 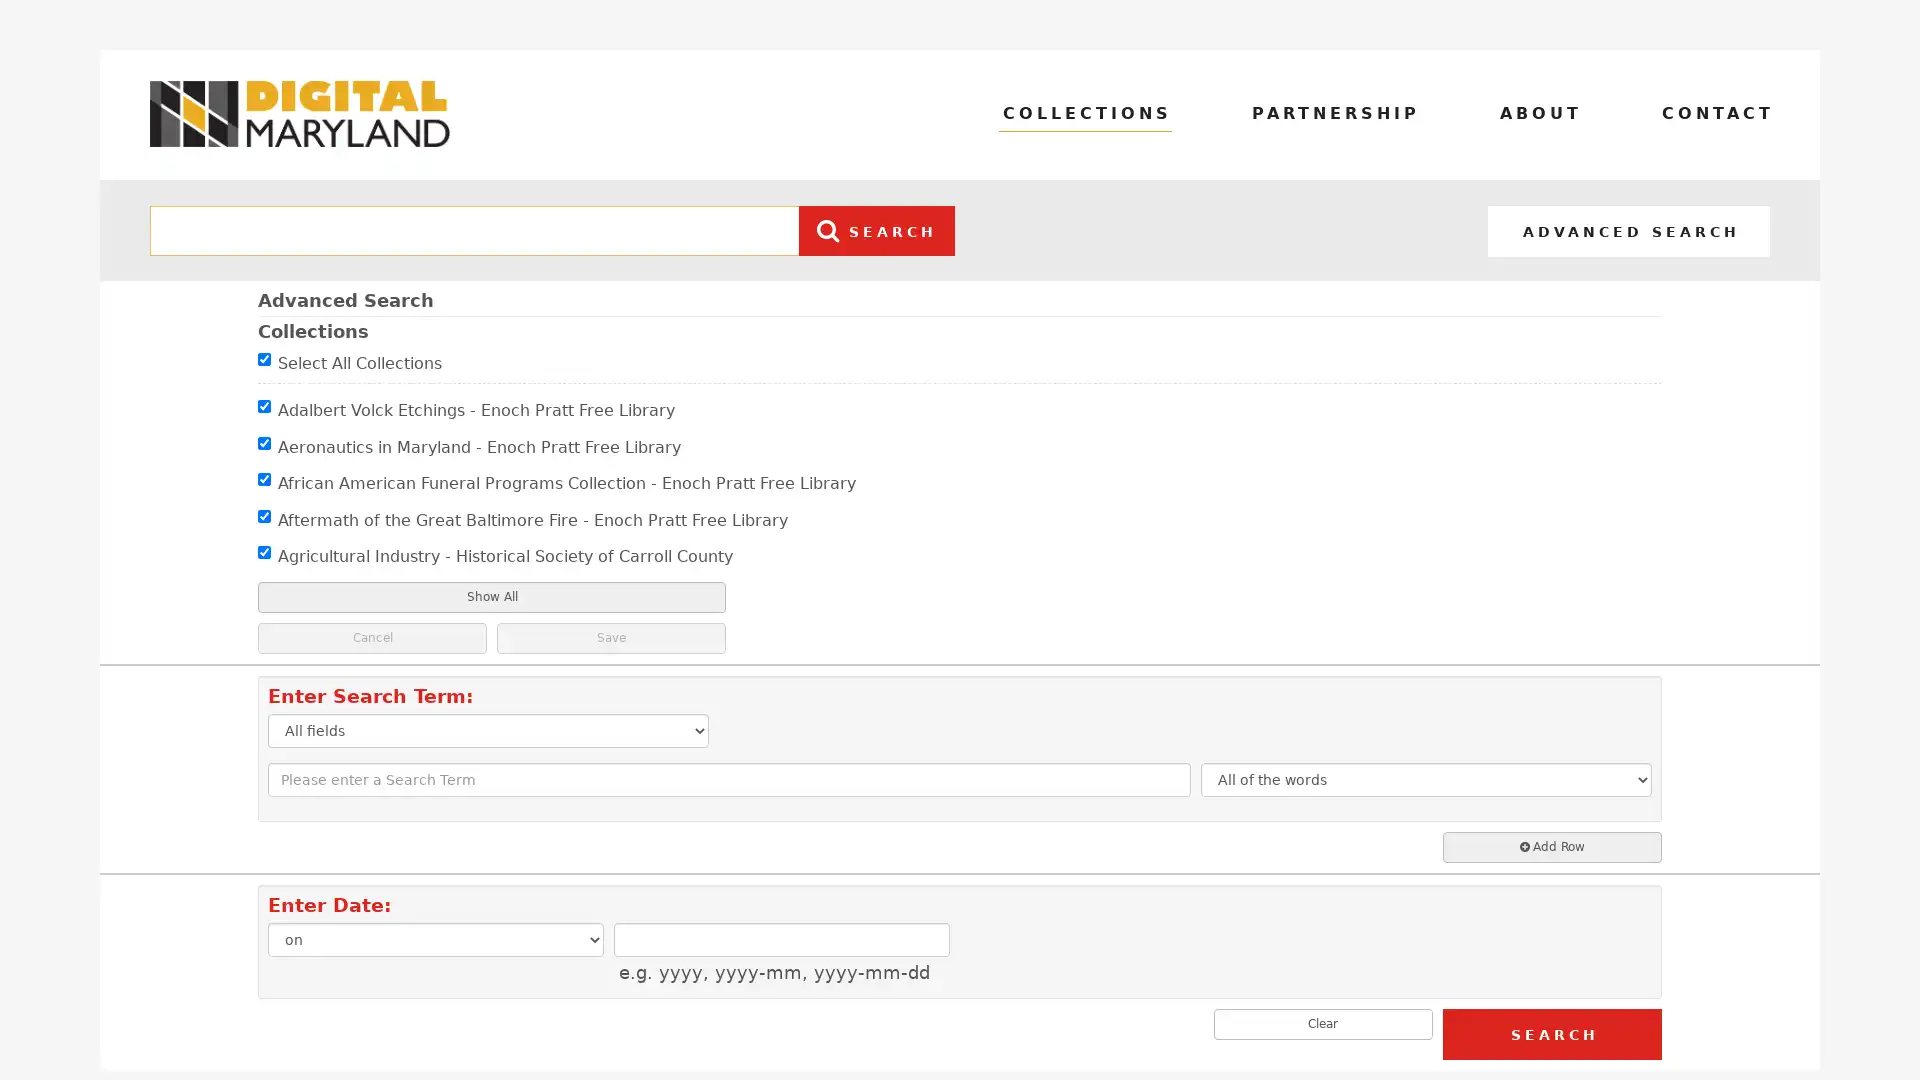 What do you see at coordinates (872, 230) in the screenshot?
I see `Search` at bounding box center [872, 230].